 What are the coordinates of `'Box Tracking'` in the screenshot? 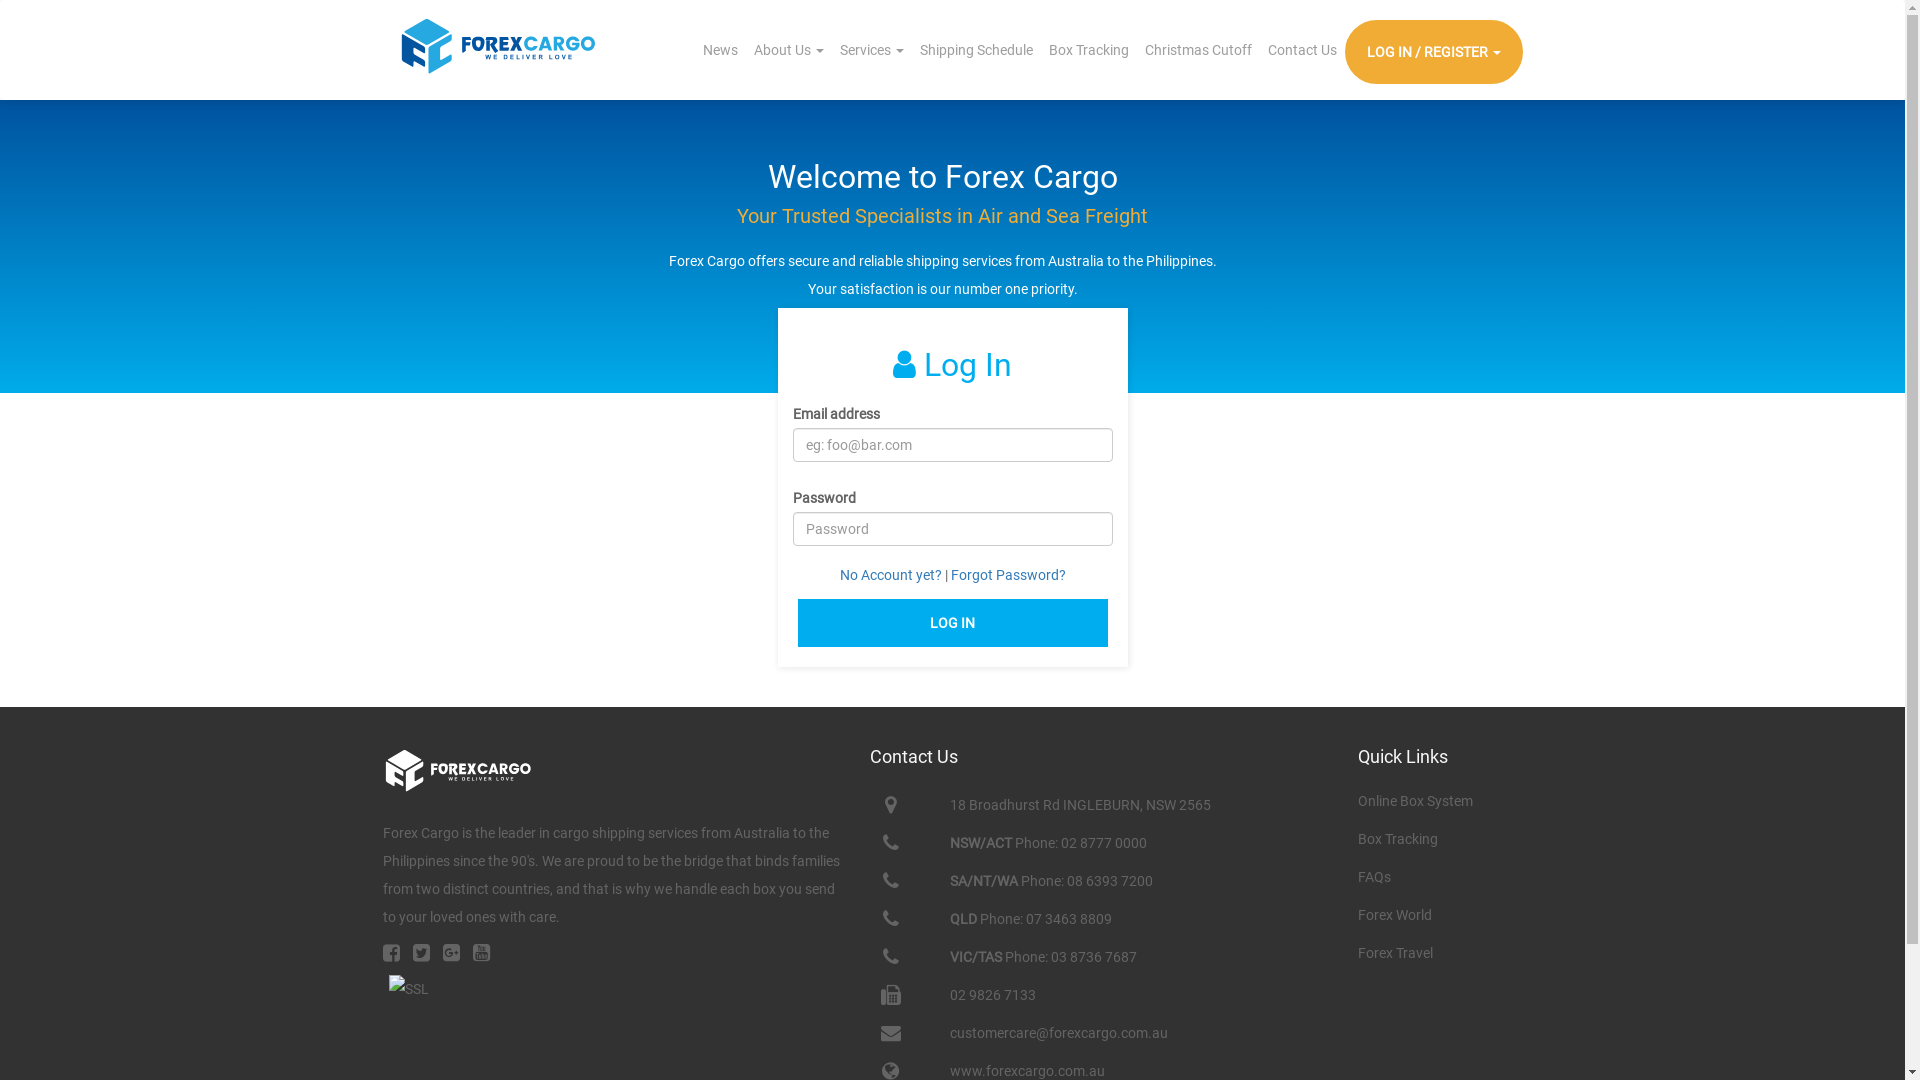 It's located at (1396, 839).